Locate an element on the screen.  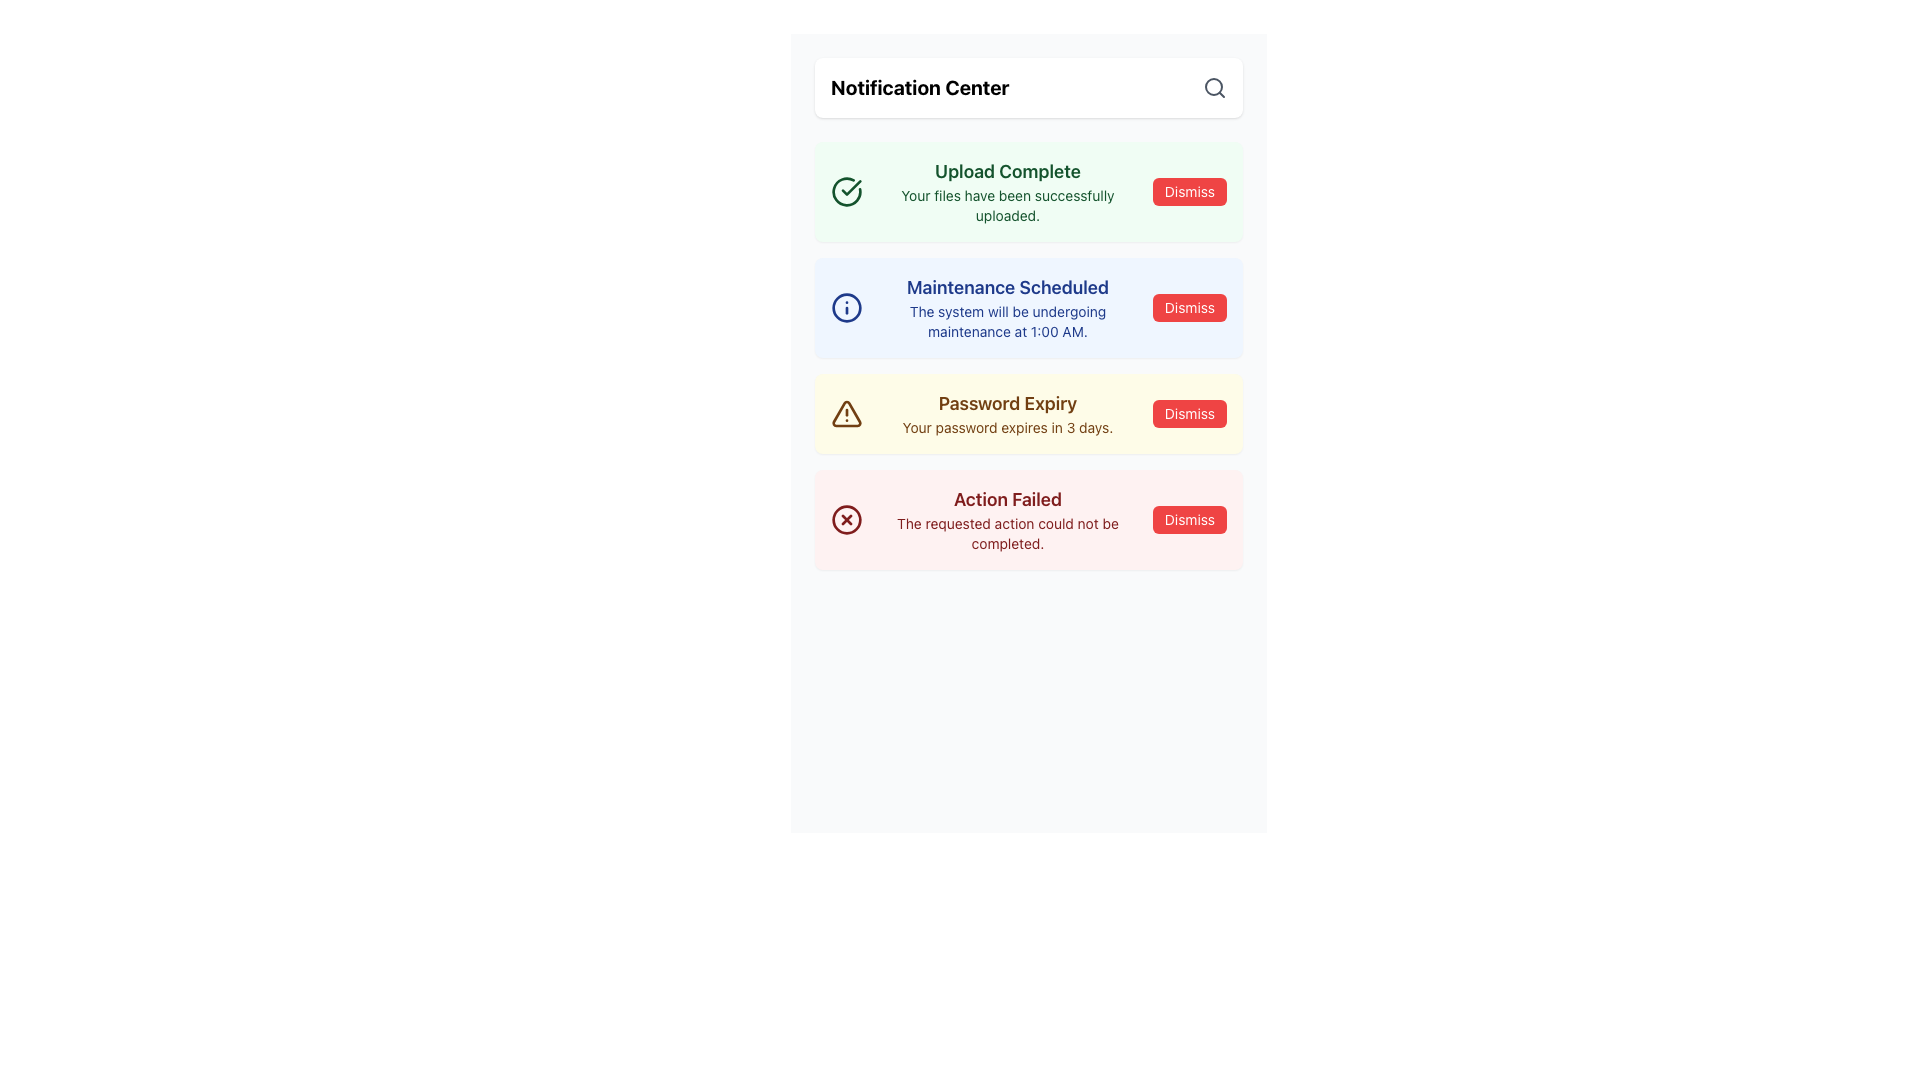
the success status icon located at the top-left corner of the 'Upload Complete' notification card in the notification center interface is located at coordinates (846, 192).